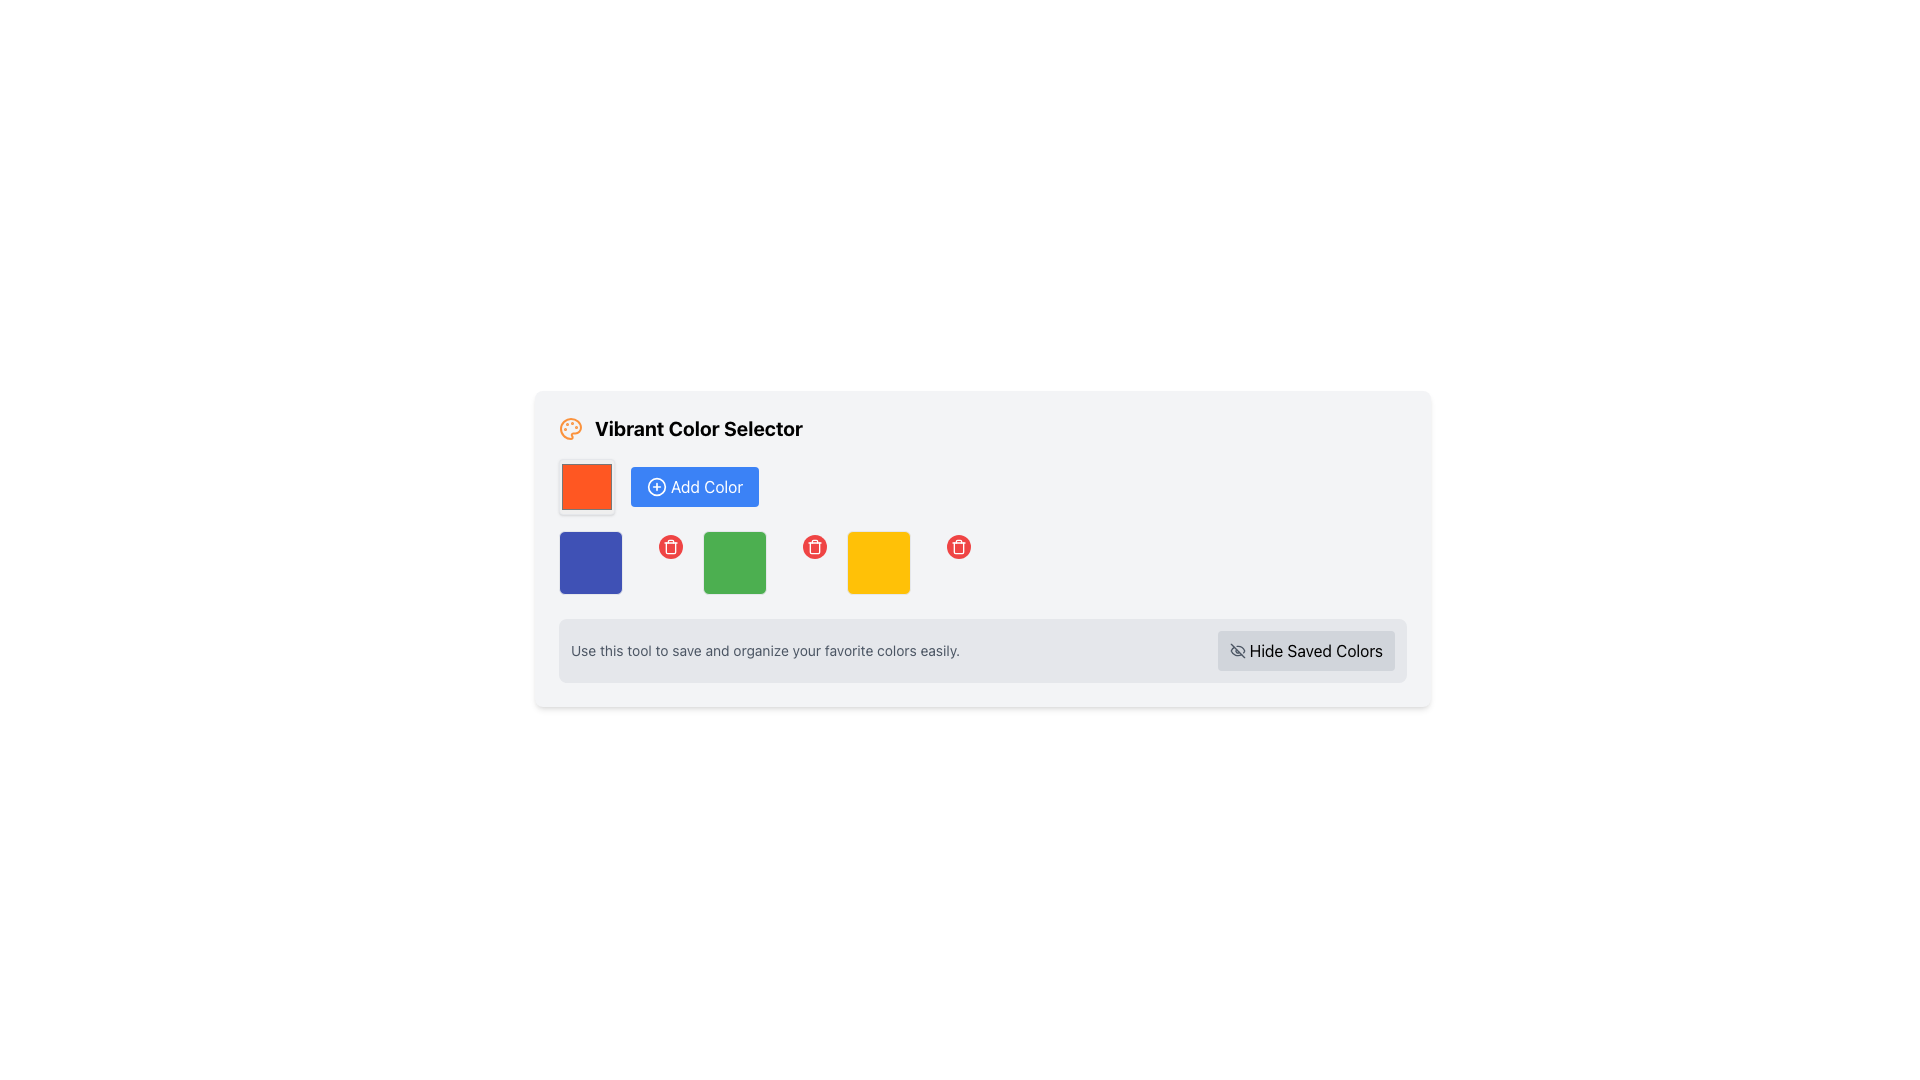 This screenshot has width=1920, height=1080. I want to click on the delete button located at the top-right corner of the green color sample in the second column of the color grid, so click(815, 547).